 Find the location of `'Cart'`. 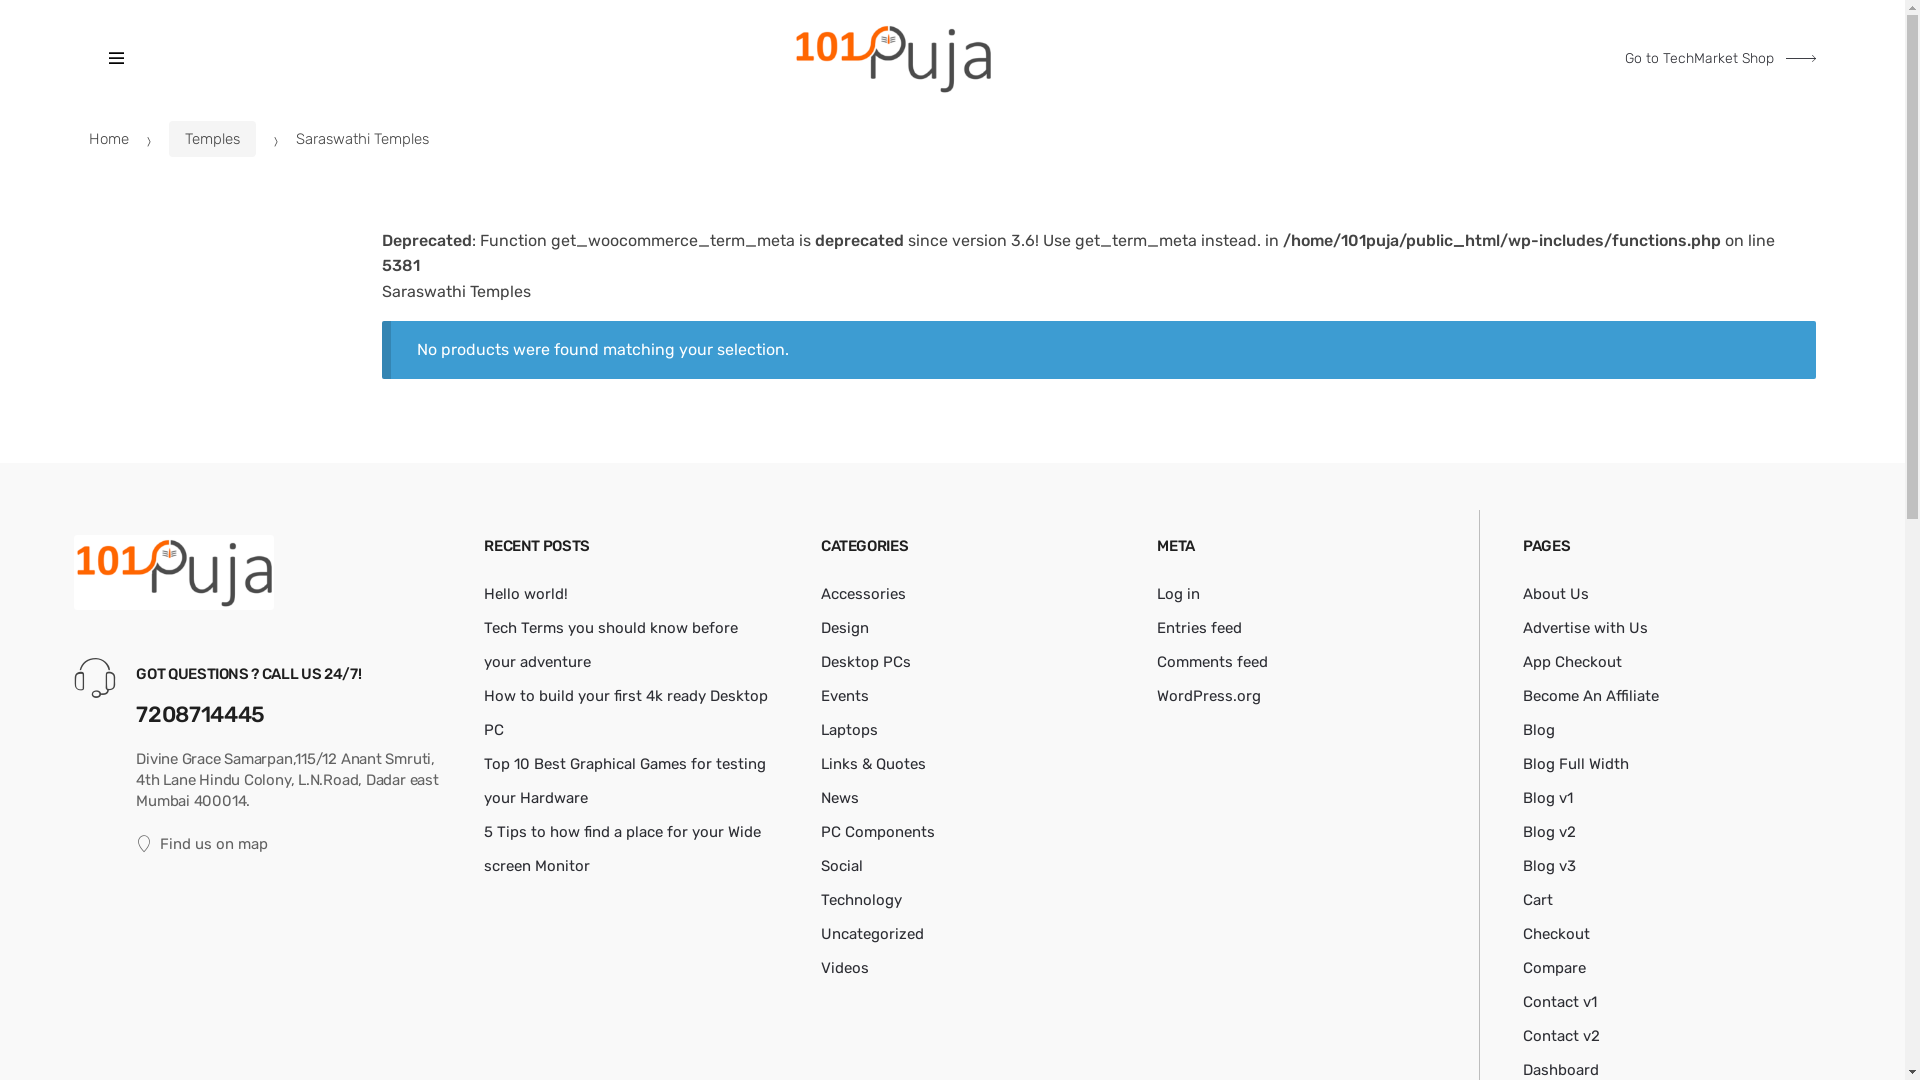

'Cart' is located at coordinates (1536, 898).